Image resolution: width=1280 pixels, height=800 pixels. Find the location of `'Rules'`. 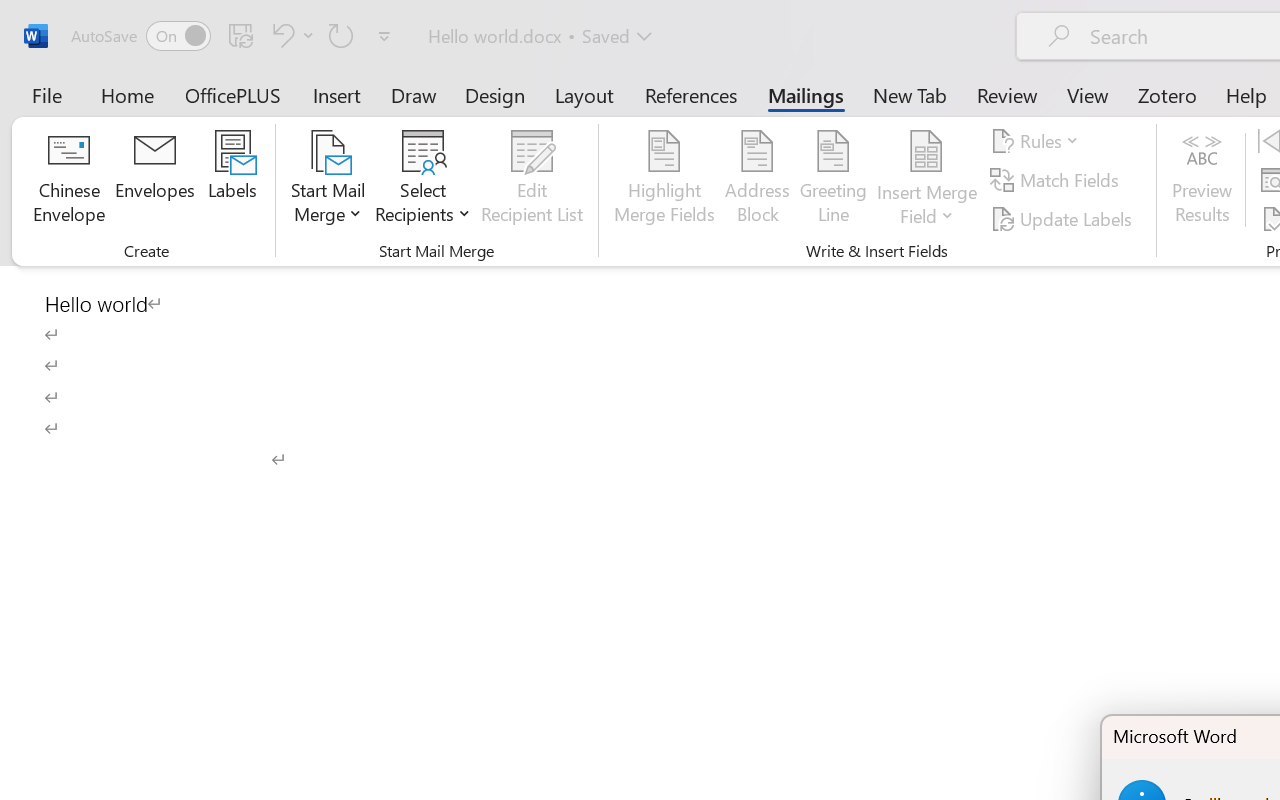

'Rules' is located at coordinates (1038, 141).